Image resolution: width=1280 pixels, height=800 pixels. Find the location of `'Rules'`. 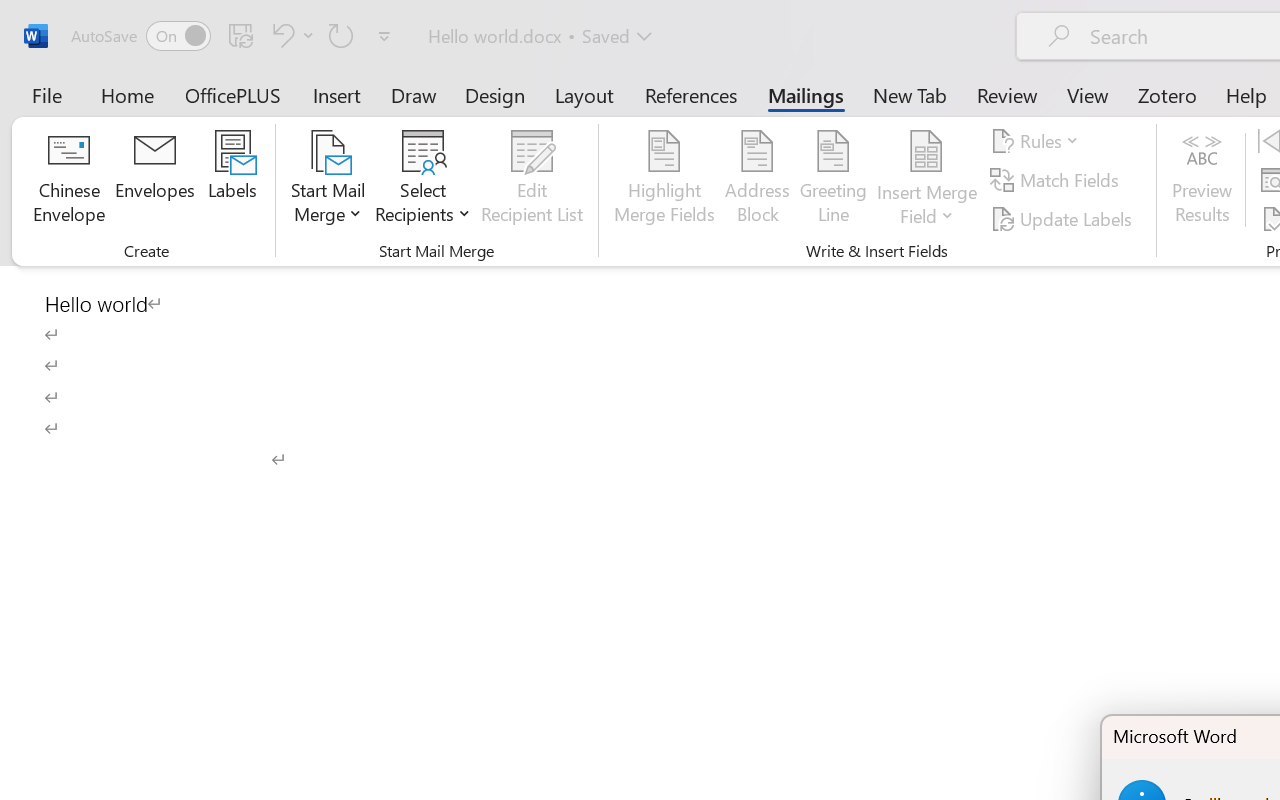

'Rules' is located at coordinates (1038, 141).